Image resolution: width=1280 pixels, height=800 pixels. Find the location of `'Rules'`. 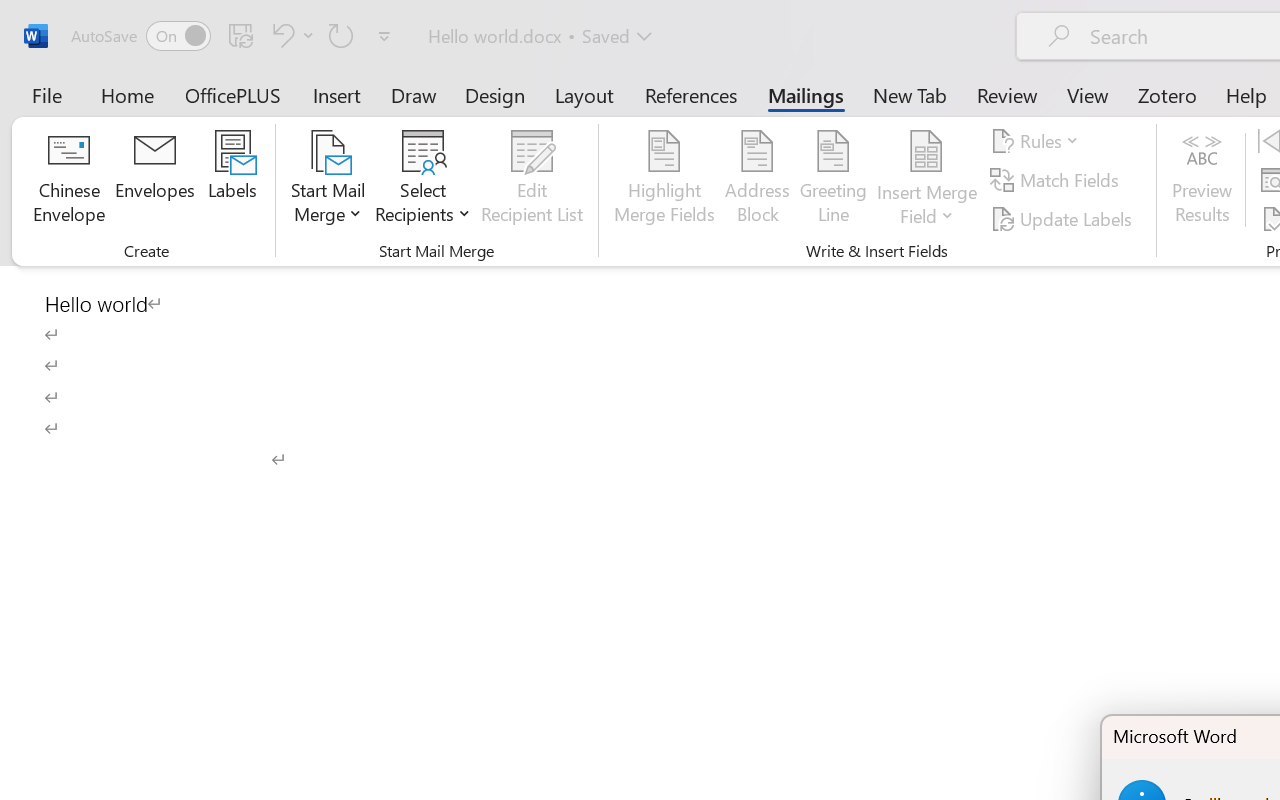

'Rules' is located at coordinates (1038, 141).